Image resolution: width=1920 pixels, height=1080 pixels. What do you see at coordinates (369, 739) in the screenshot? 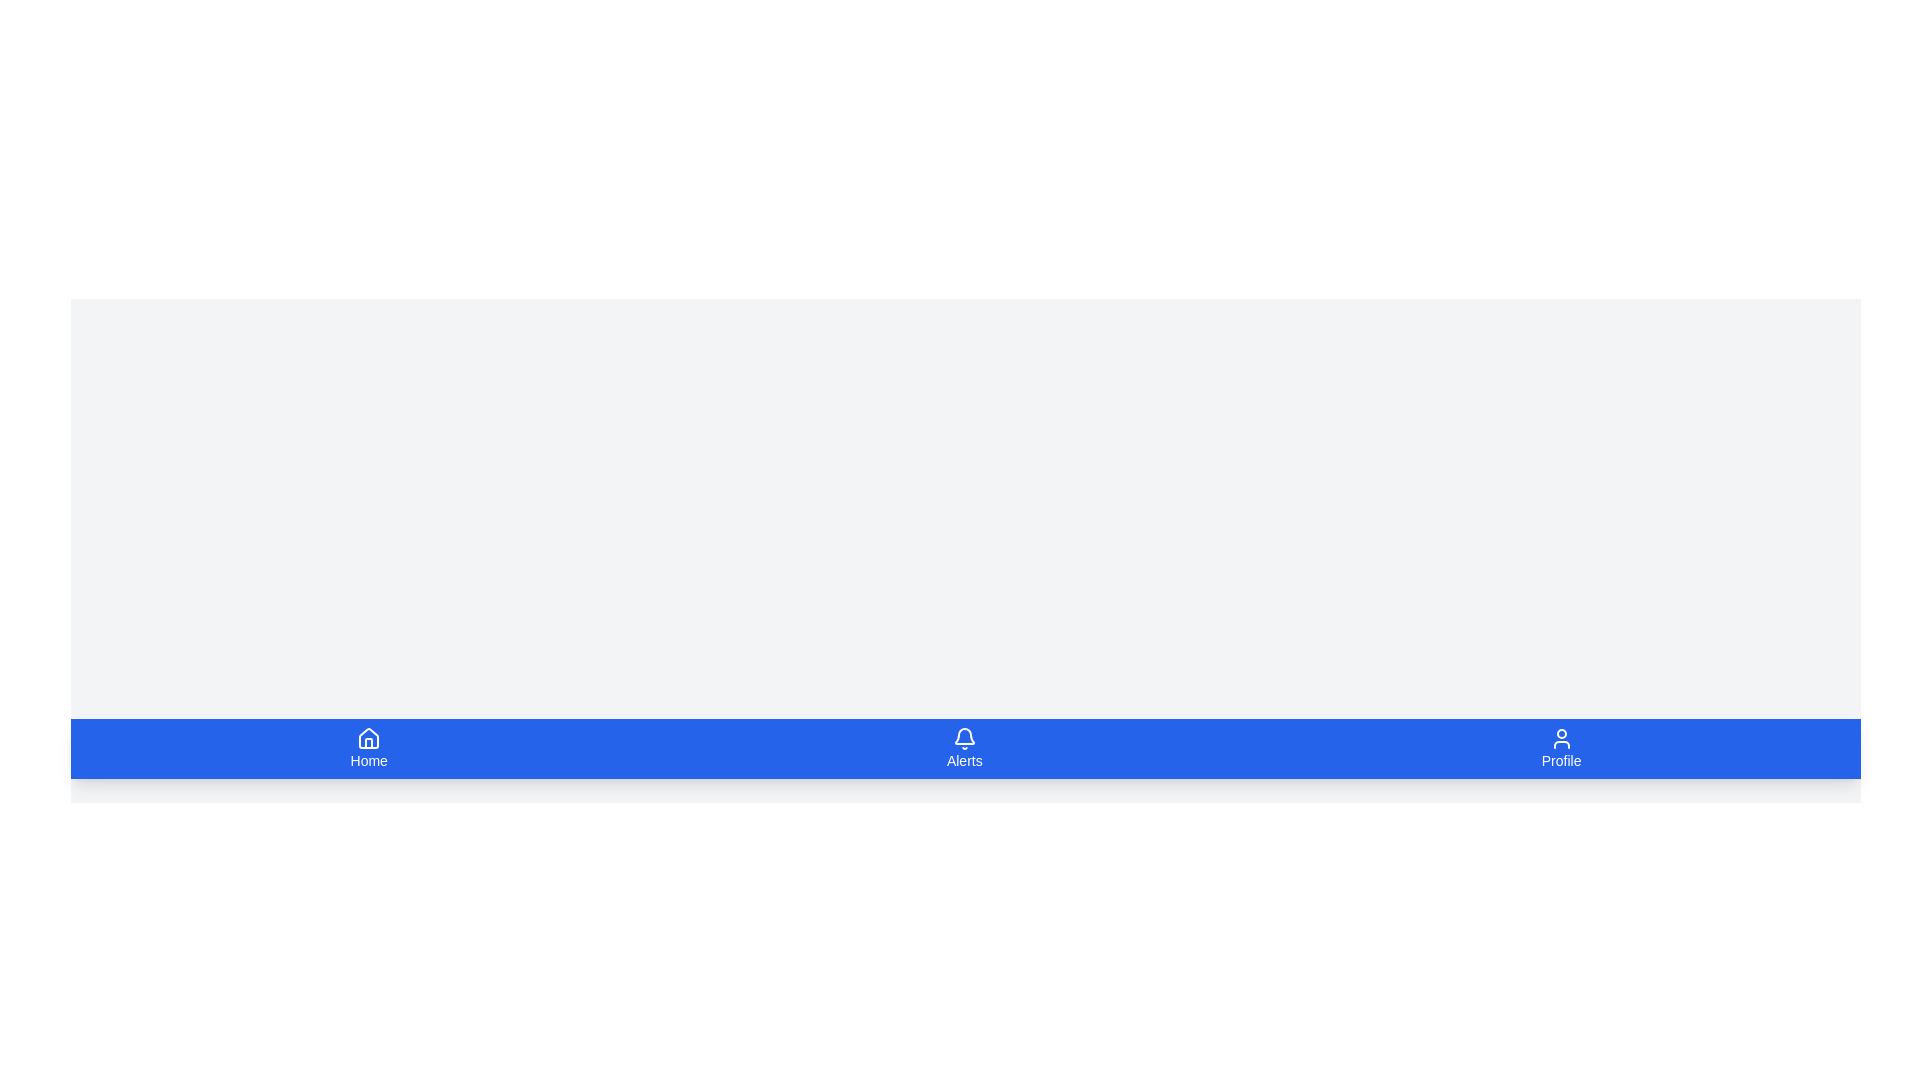
I see `the house icon in the bottom navigation bar` at bounding box center [369, 739].